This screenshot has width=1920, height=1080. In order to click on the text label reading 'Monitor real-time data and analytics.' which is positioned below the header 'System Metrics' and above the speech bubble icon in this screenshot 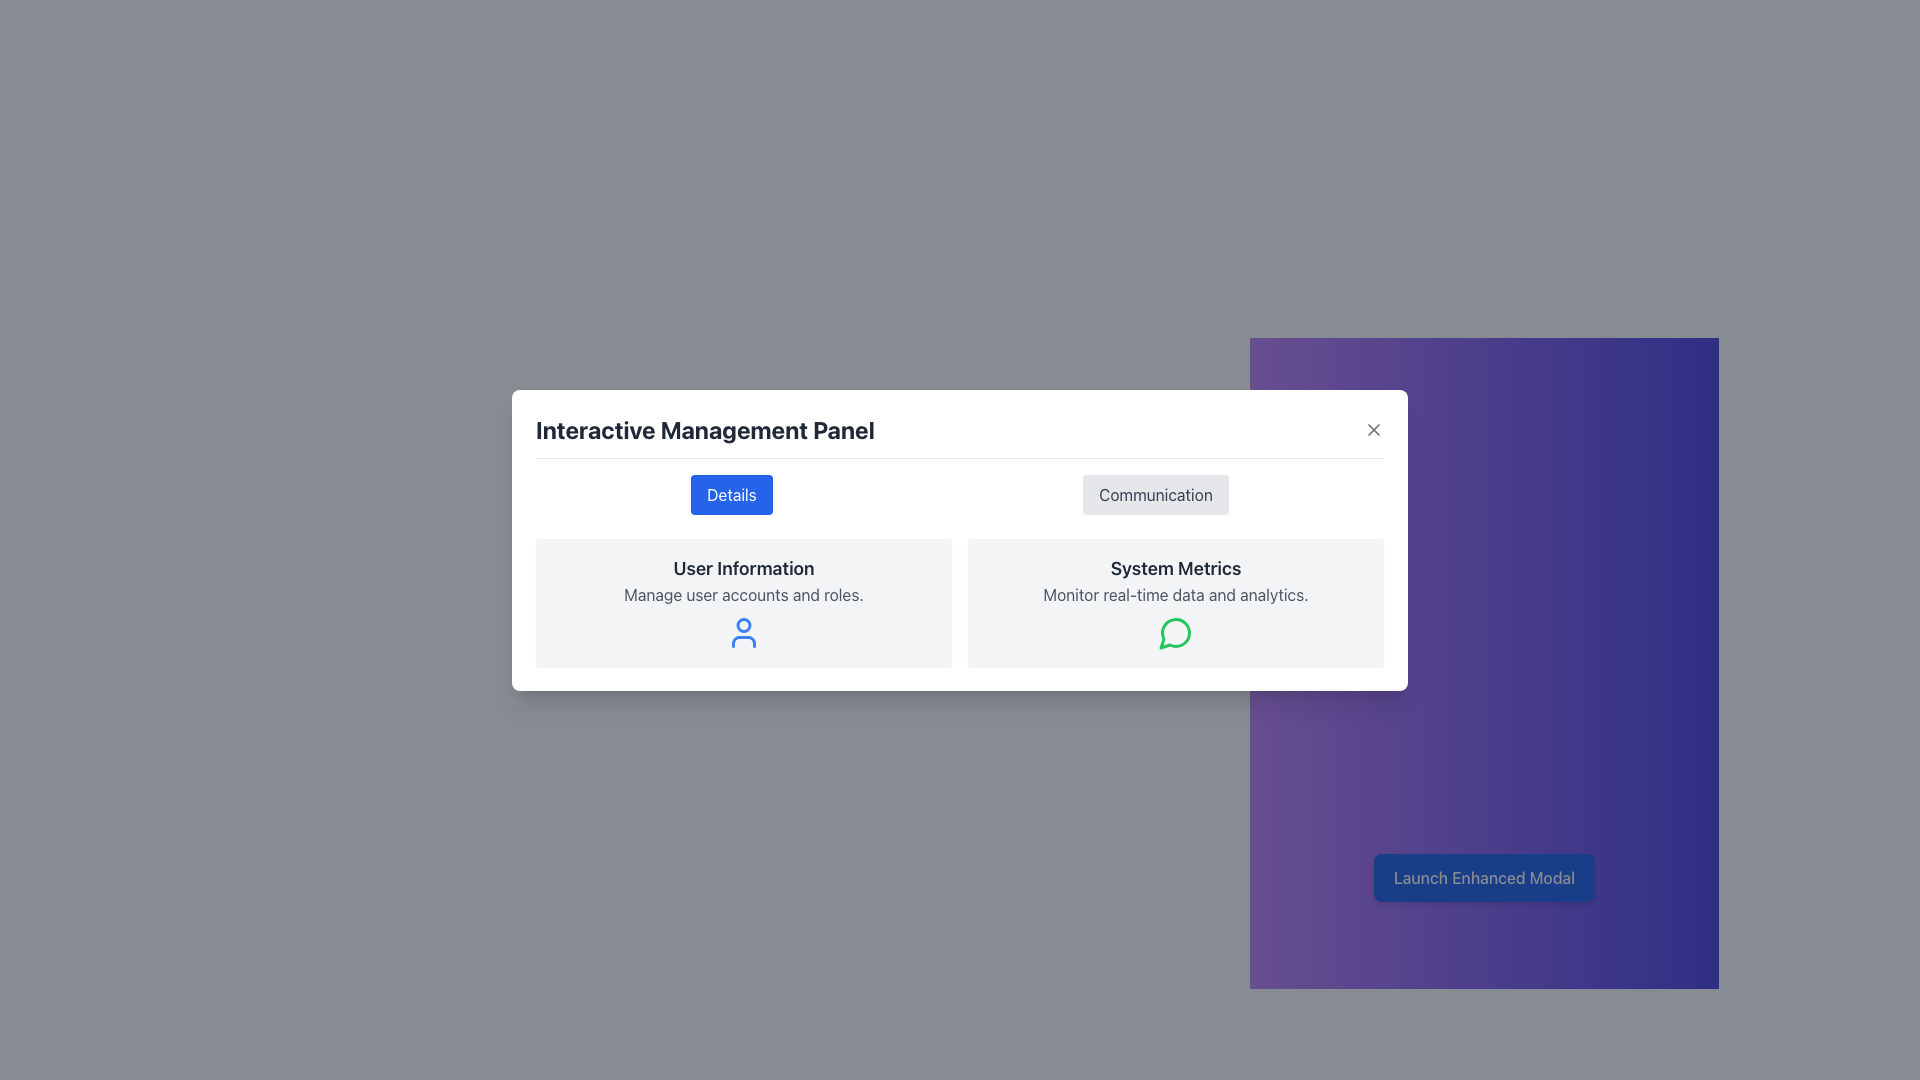, I will do `click(1176, 593)`.